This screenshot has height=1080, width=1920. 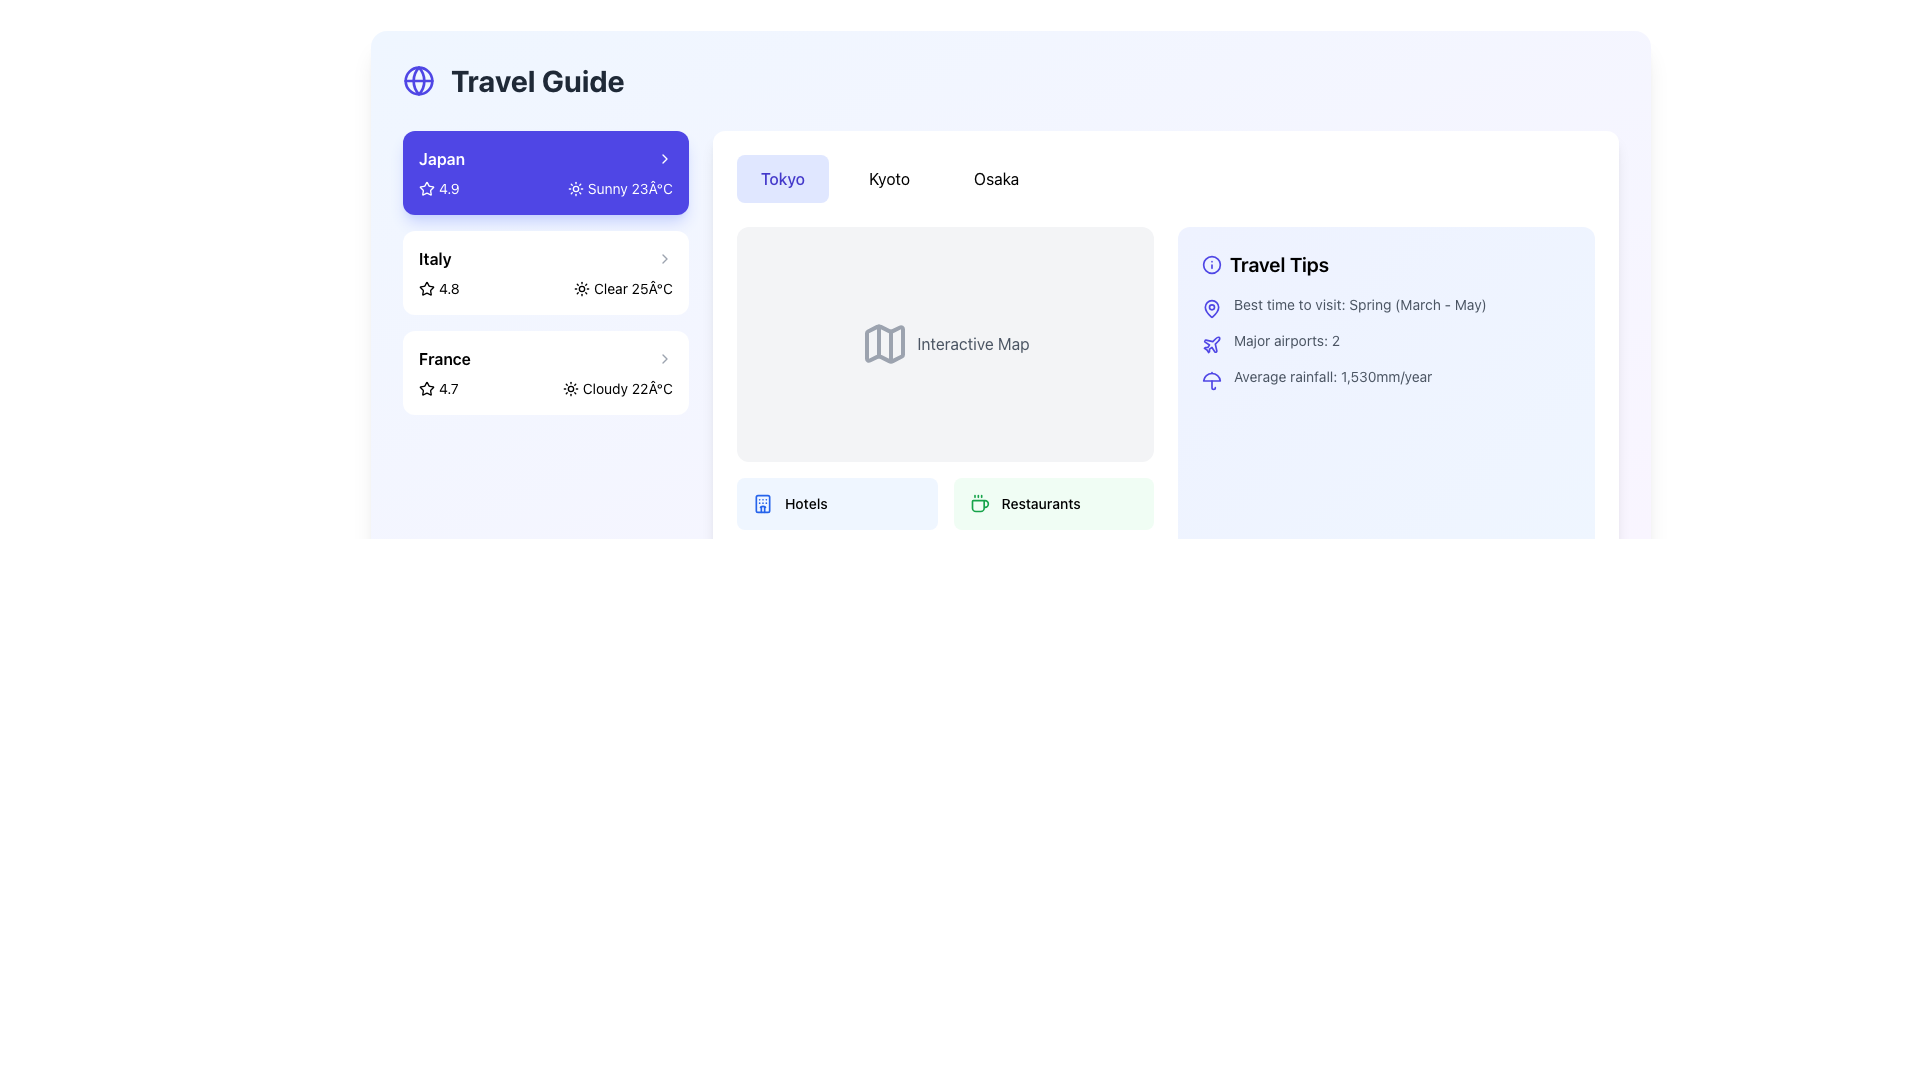 What do you see at coordinates (888, 177) in the screenshot?
I see `the interactive button for 'Kyoto'` at bounding box center [888, 177].